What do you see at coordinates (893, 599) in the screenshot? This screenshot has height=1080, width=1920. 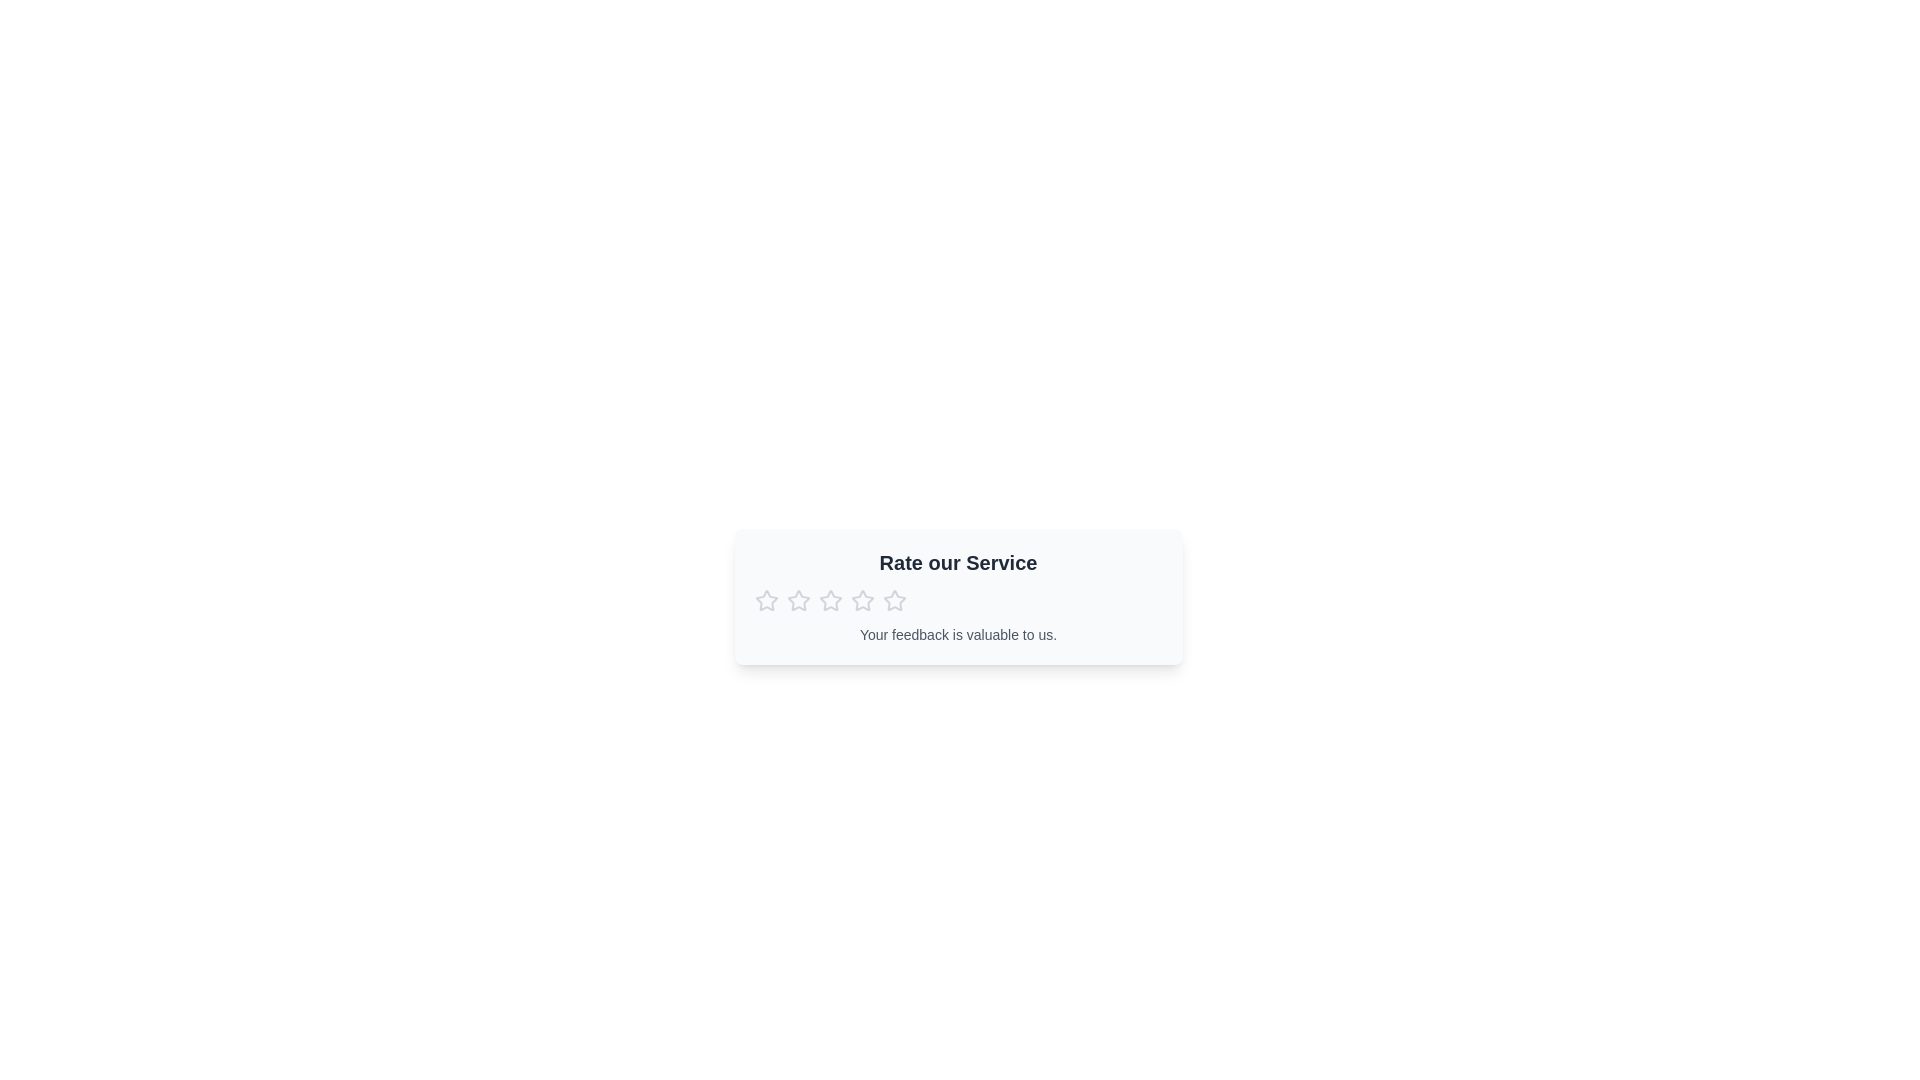 I see `the fourth star in the rating component` at bounding box center [893, 599].